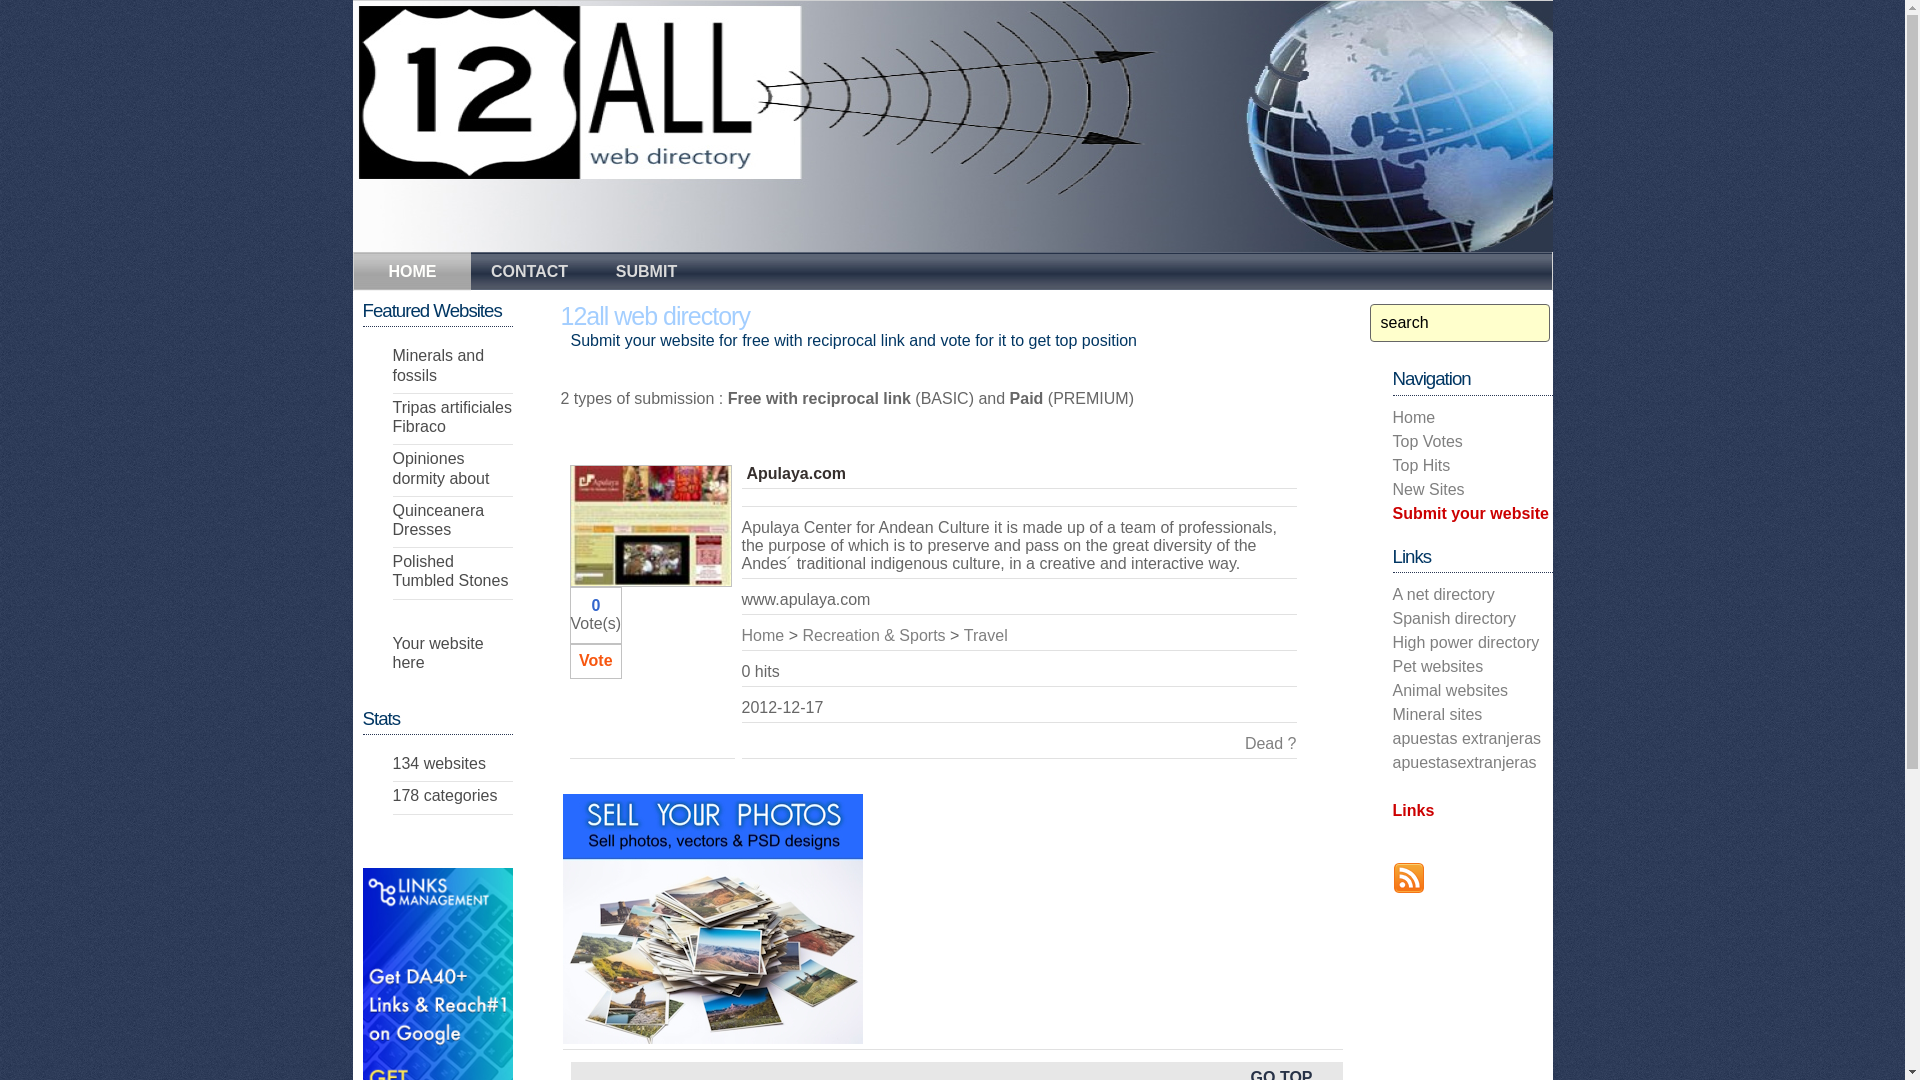 The height and width of the screenshot is (1080, 1920). I want to click on 'Animal websites', so click(1449, 689).